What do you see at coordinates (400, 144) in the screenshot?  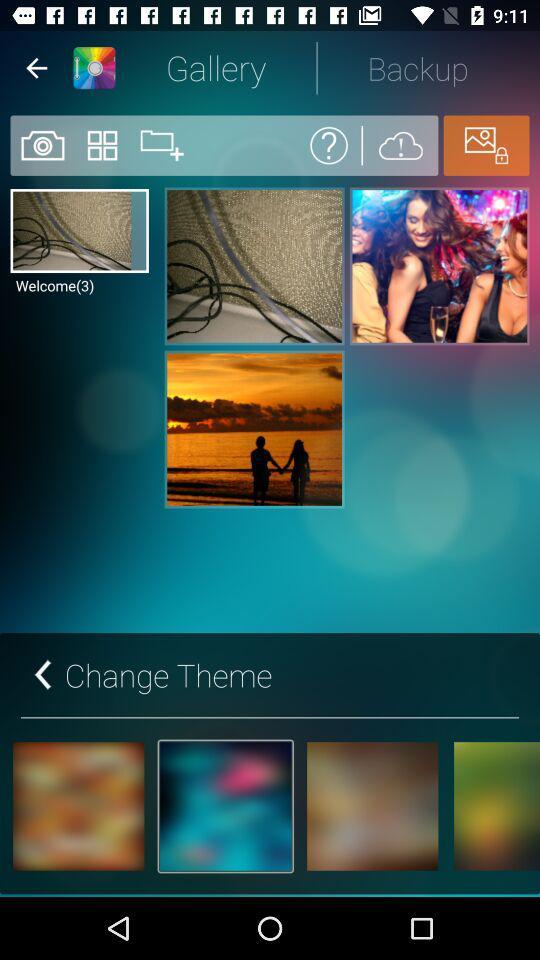 I see `the warning icon` at bounding box center [400, 144].